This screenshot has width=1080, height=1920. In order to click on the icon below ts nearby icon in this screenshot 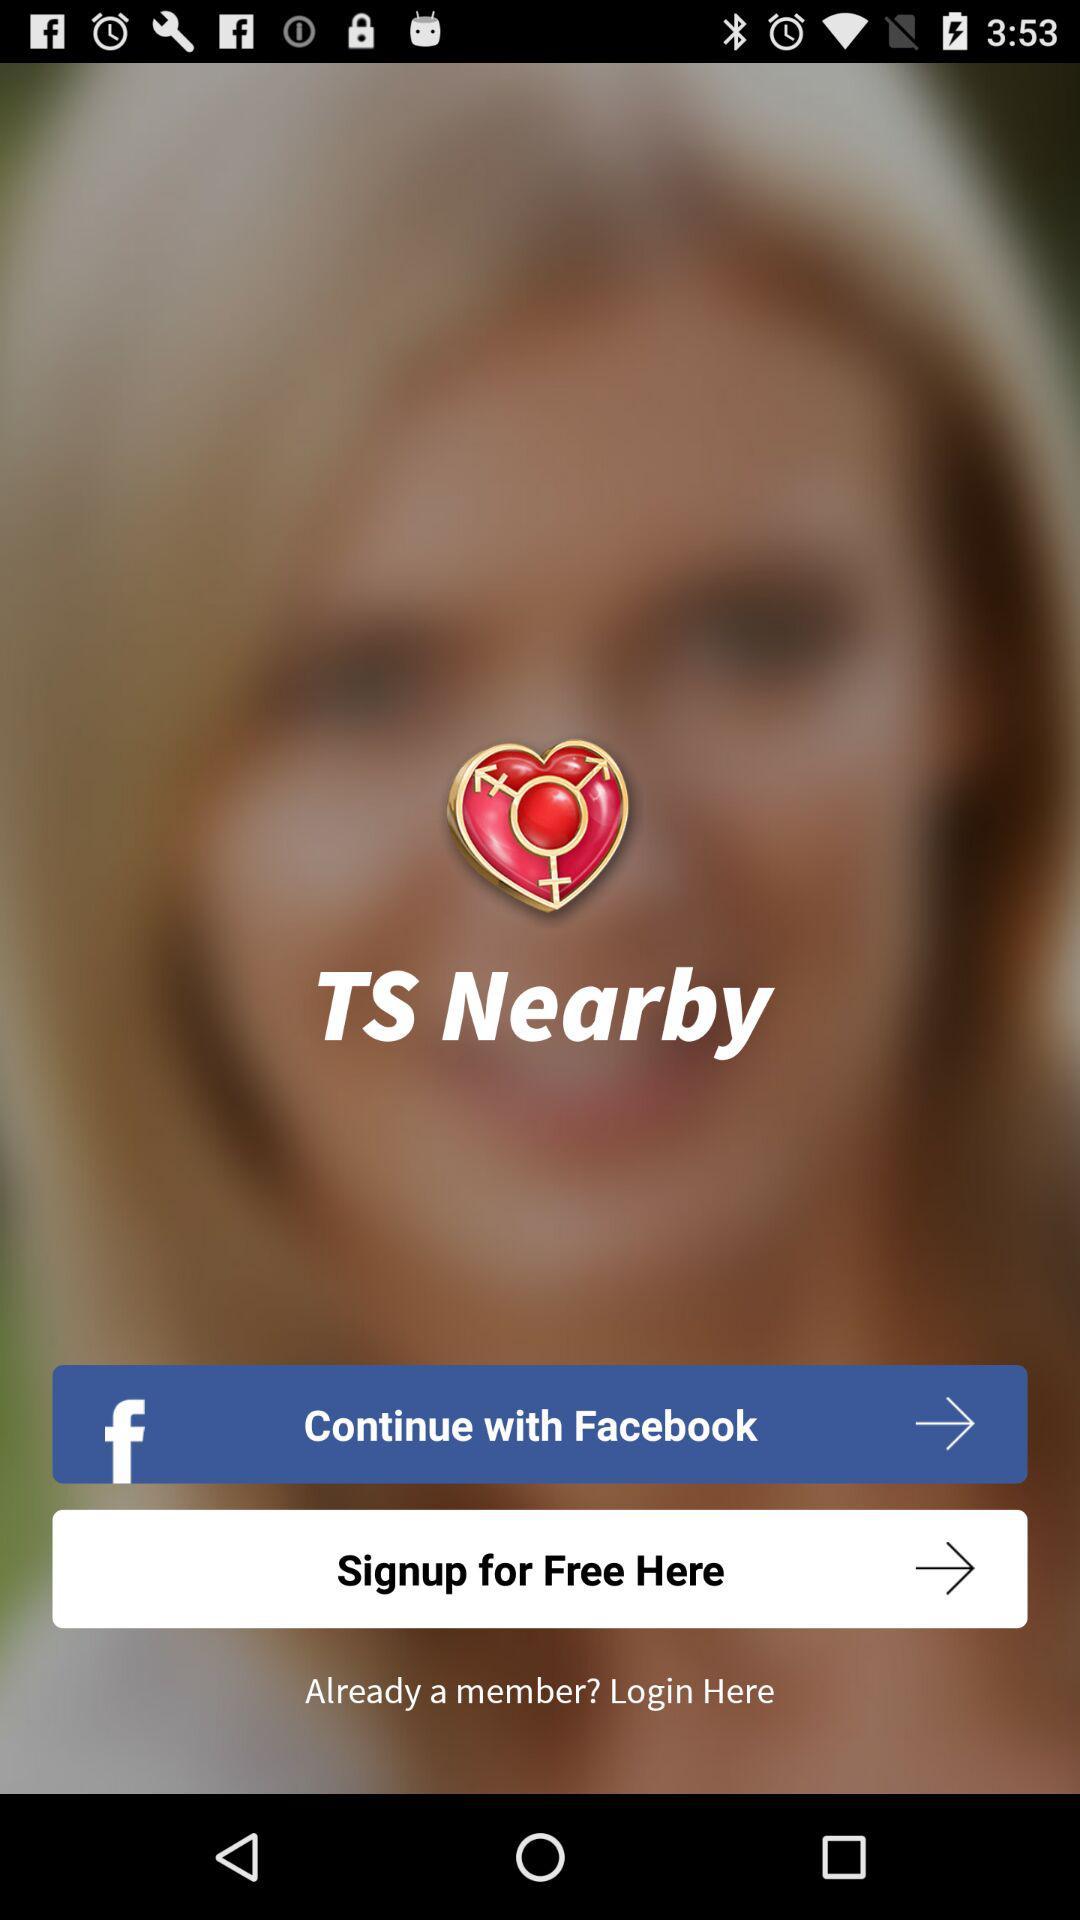, I will do `click(540, 1423)`.